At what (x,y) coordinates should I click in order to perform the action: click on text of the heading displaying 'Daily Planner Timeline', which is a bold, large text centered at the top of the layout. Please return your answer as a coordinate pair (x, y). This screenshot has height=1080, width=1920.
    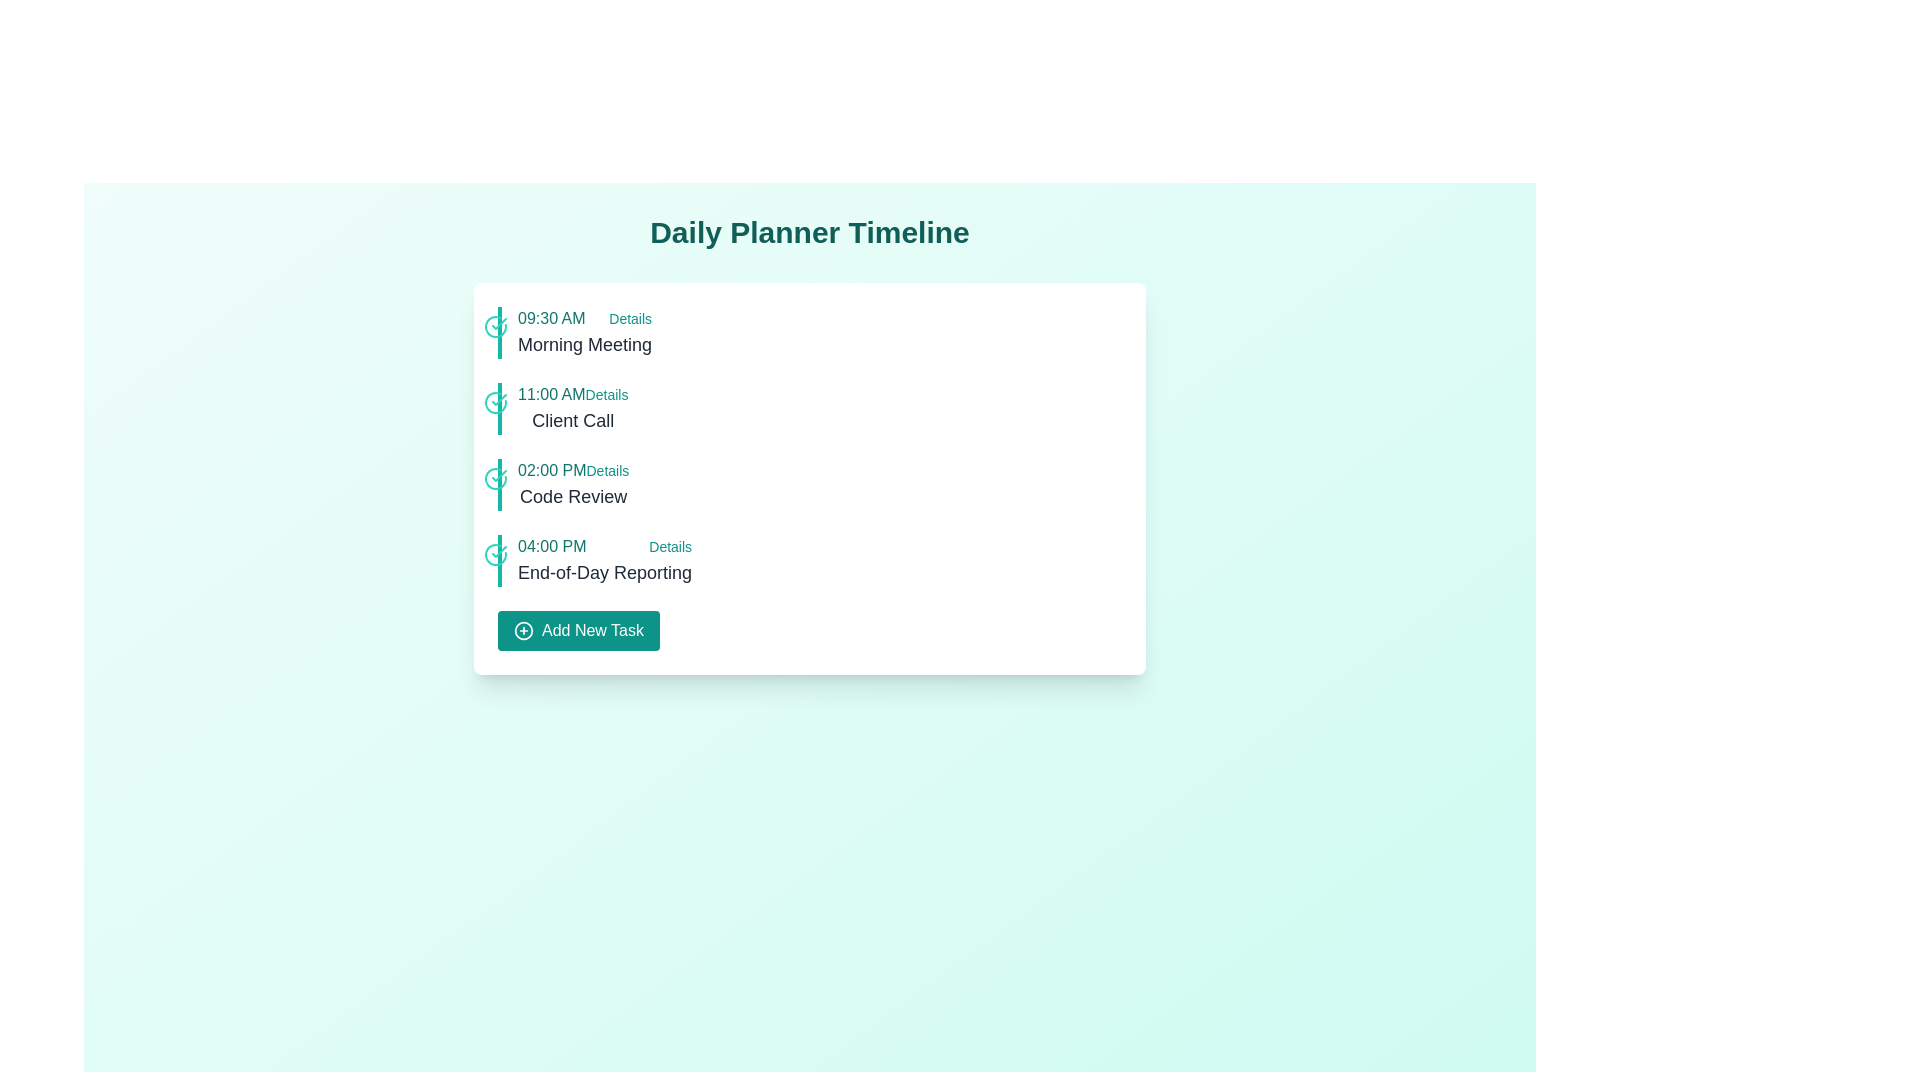
    Looking at the image, I should click on (810, 231).